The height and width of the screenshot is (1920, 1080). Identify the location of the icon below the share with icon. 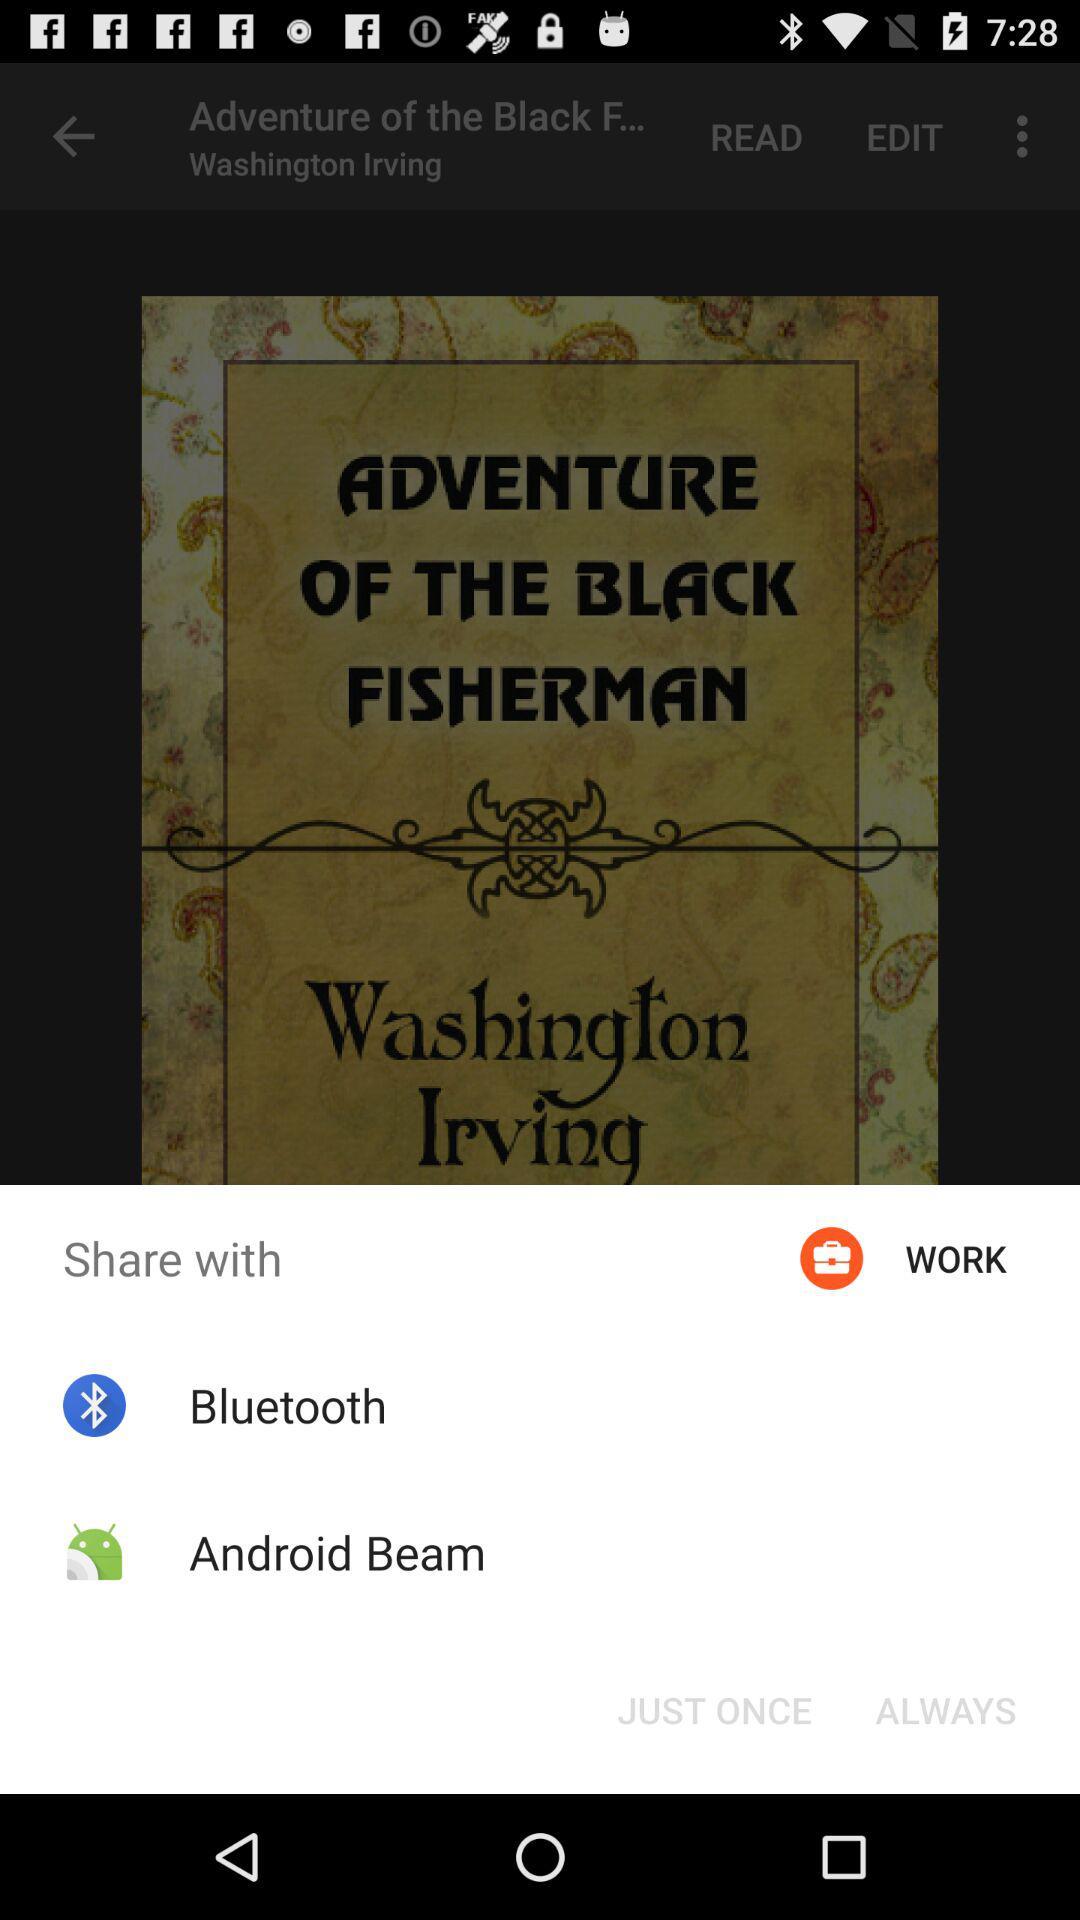
(288, 1404).